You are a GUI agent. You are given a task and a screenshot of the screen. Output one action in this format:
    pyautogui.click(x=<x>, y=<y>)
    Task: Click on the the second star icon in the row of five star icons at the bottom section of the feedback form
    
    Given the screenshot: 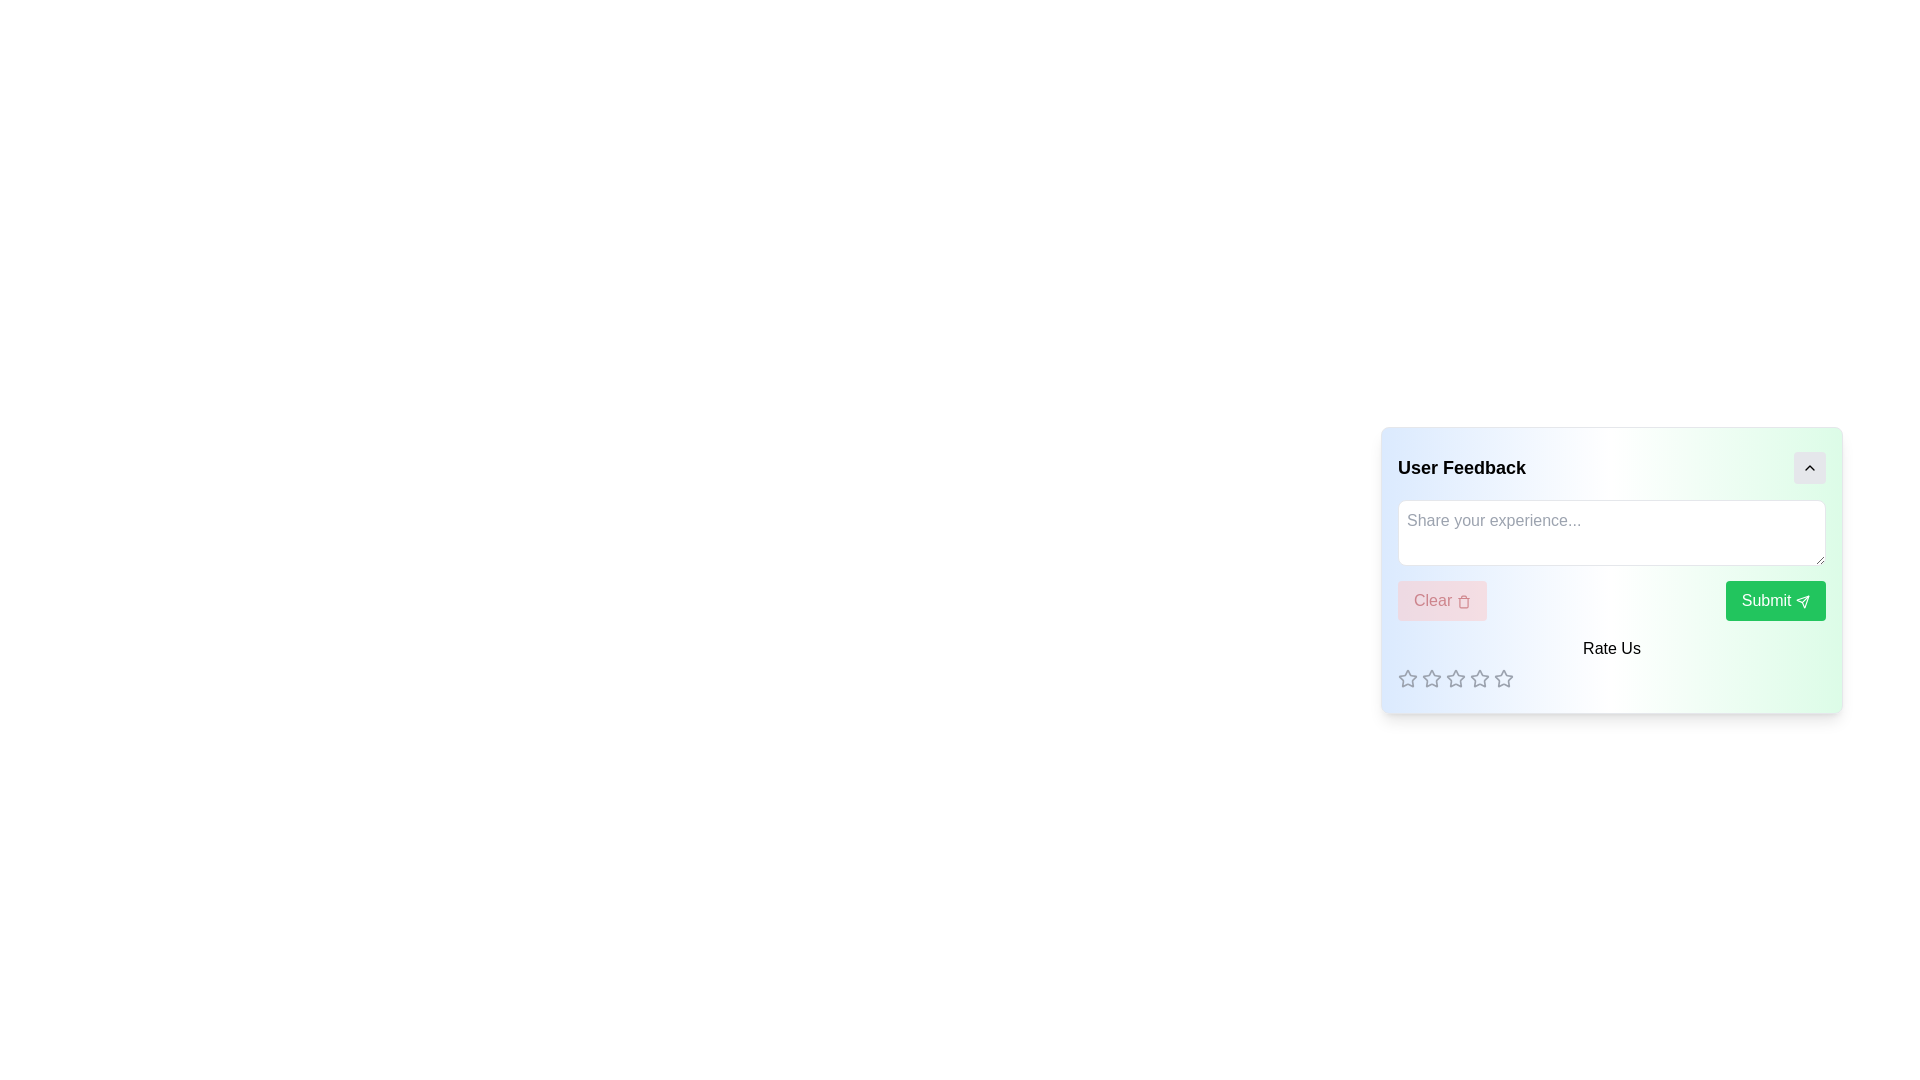 What is the action you would take?
    pyautogui.click(x=1430, y=677)
    